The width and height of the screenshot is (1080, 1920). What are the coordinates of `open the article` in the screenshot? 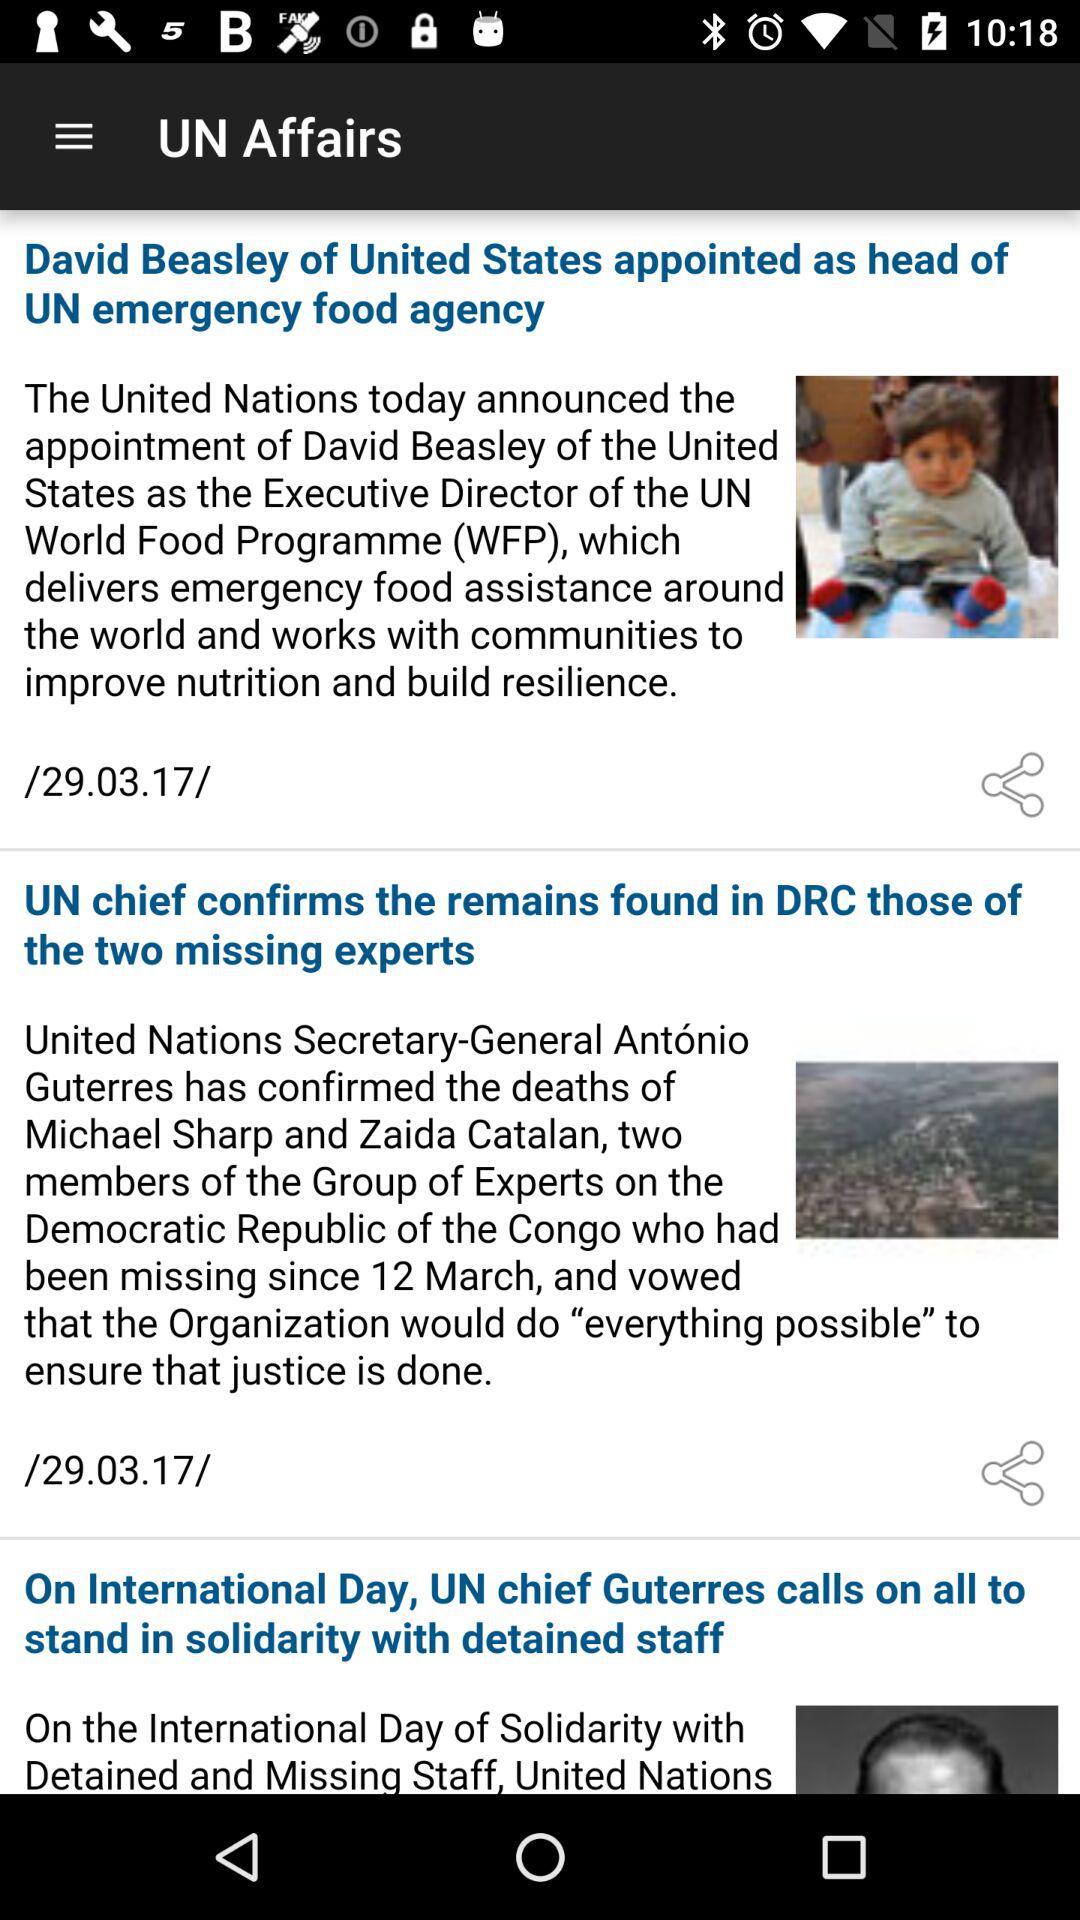 It's located at (540, 1195).